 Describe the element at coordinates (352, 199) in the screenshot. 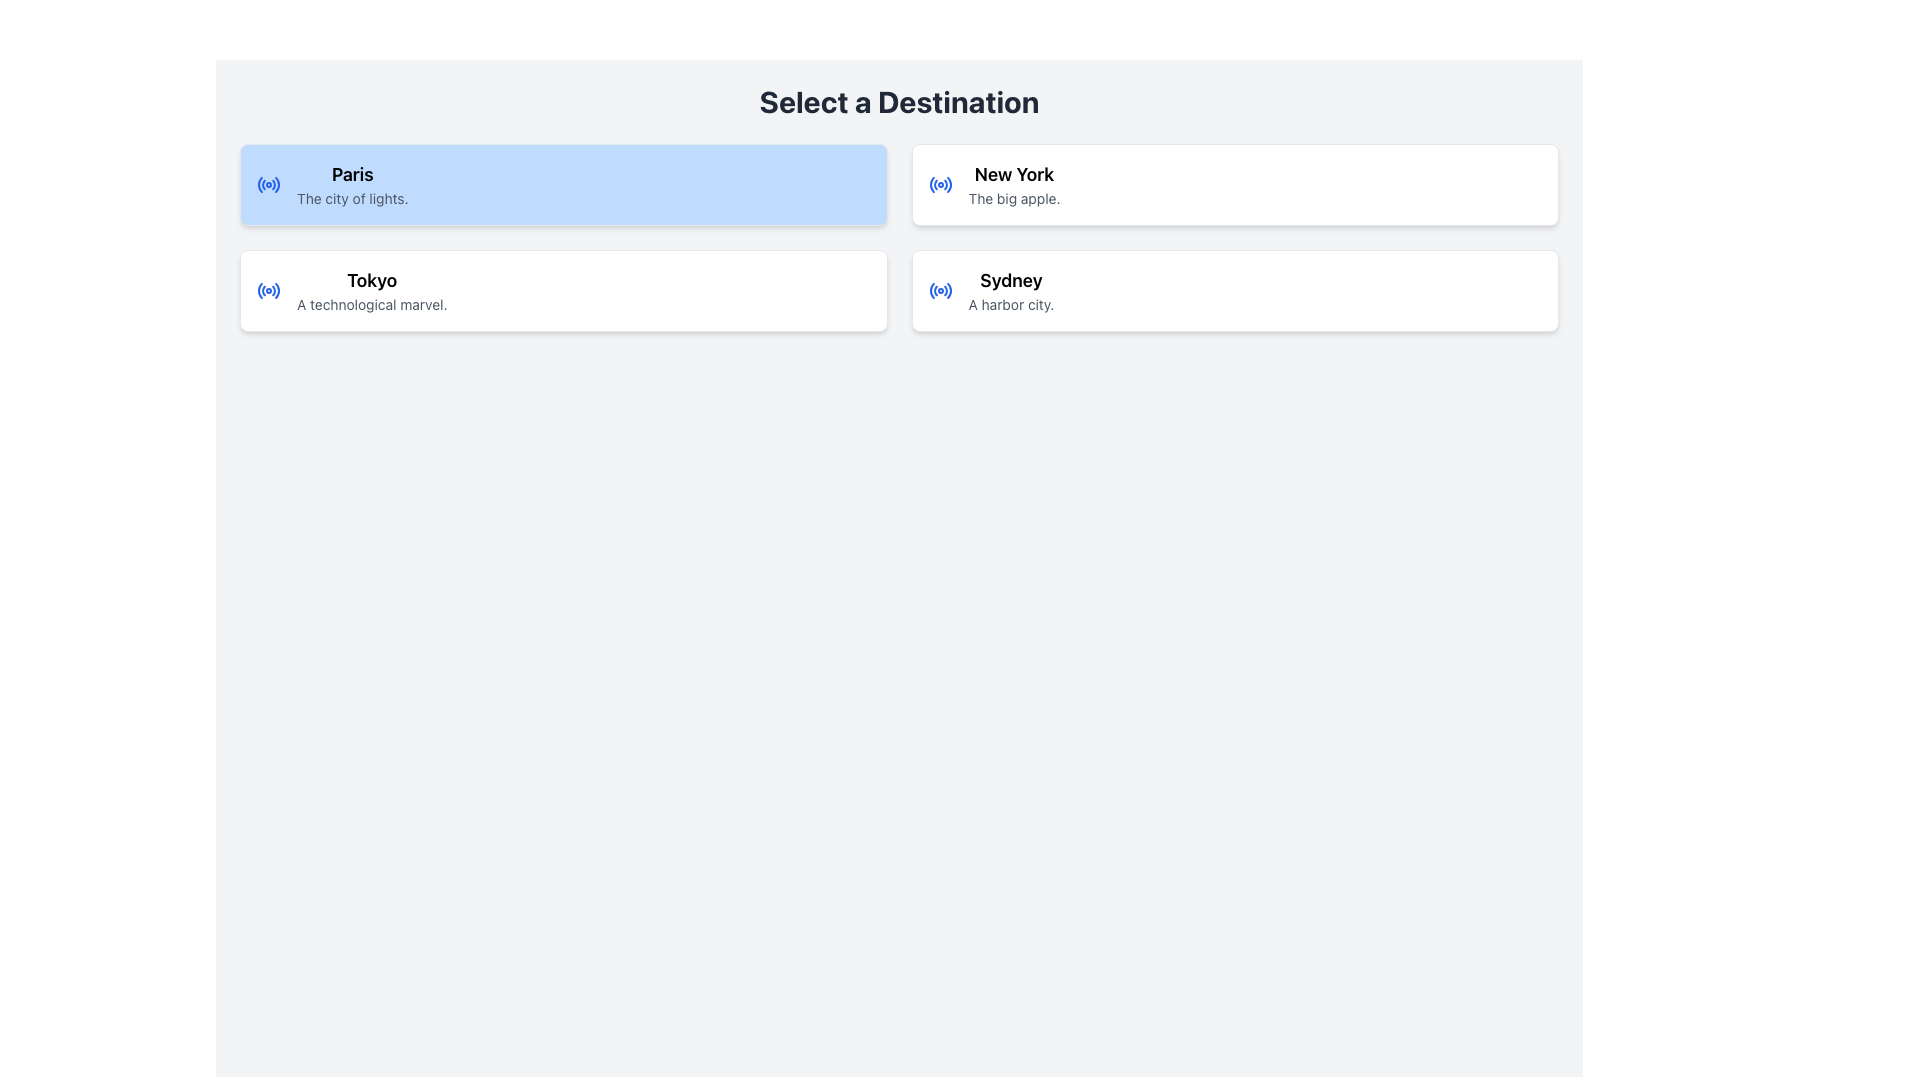

I see `the descriptive subtitle text label located directly below the 'Paris' destination option in the first blue-highlighted box on the left side of the display` at that location.